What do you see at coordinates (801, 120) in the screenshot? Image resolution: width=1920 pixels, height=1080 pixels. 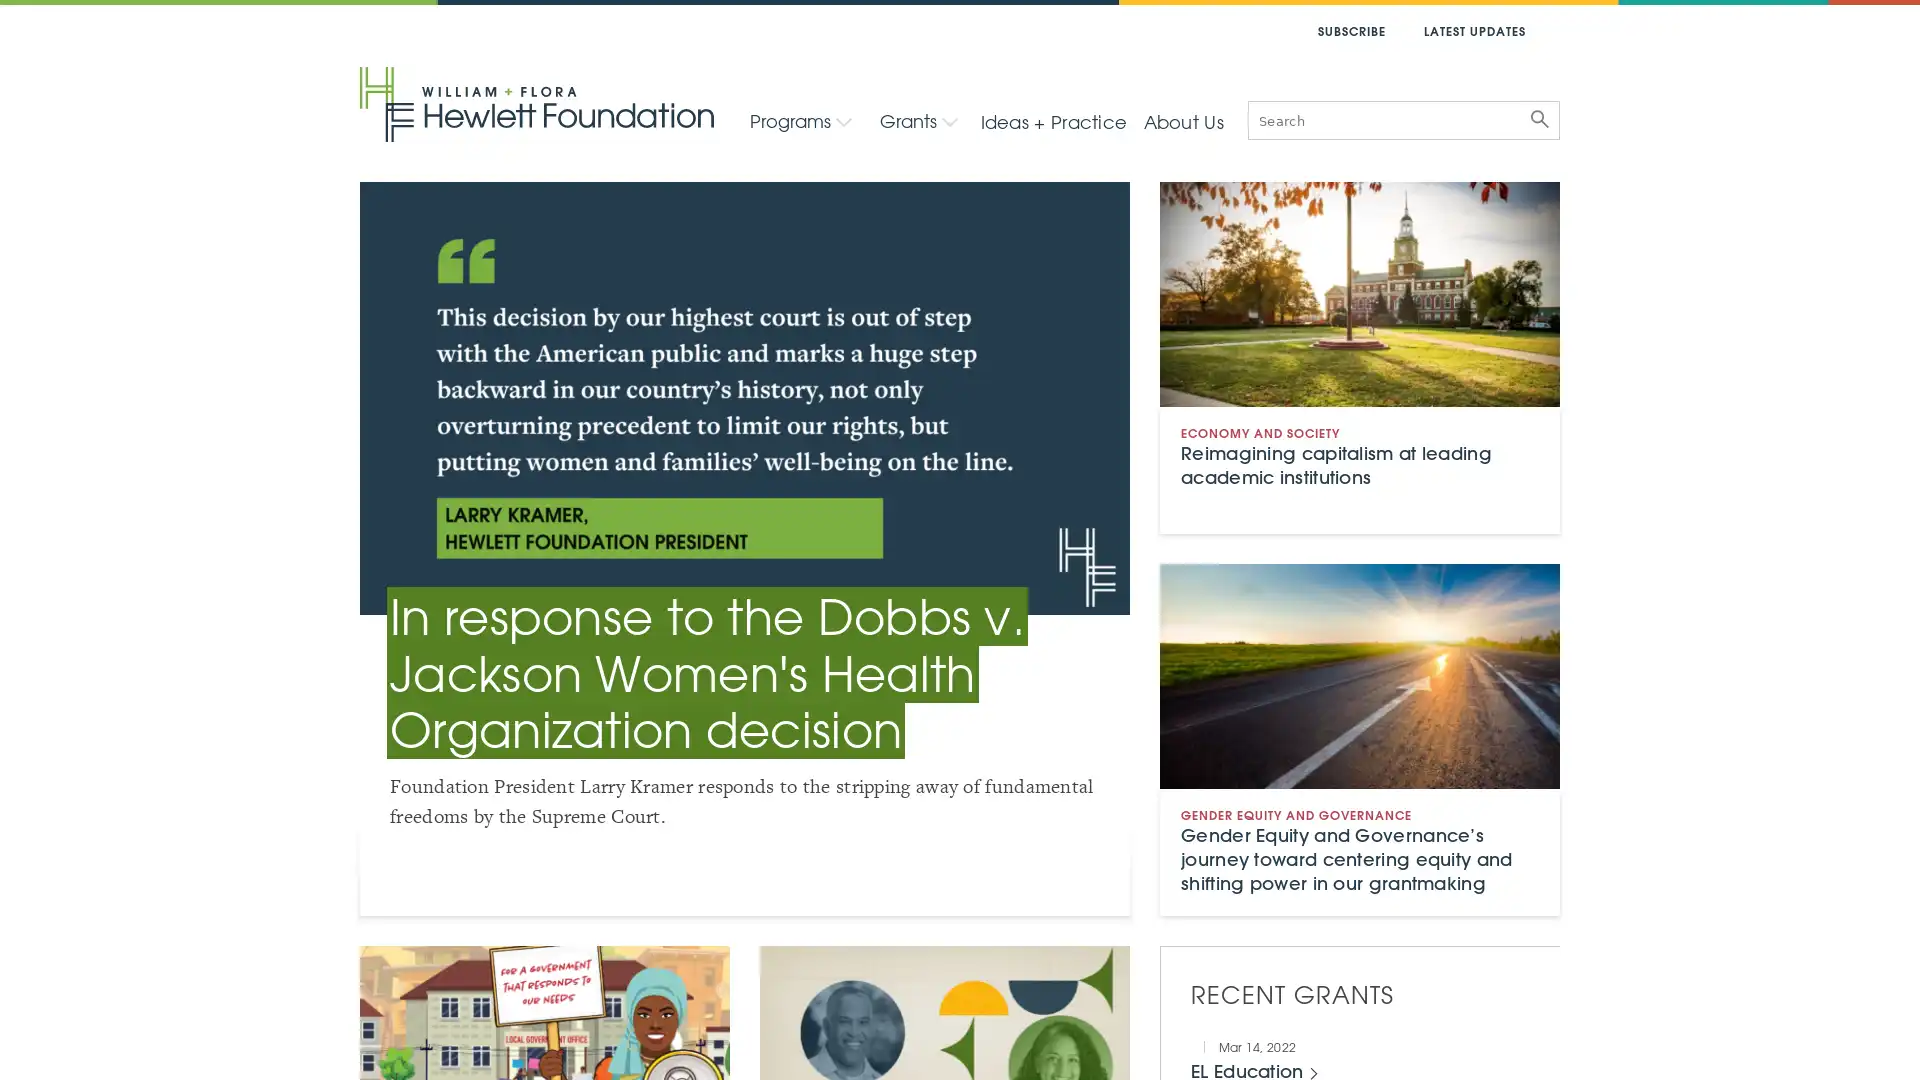 I see `Programs` at bounding box center [801, 120].